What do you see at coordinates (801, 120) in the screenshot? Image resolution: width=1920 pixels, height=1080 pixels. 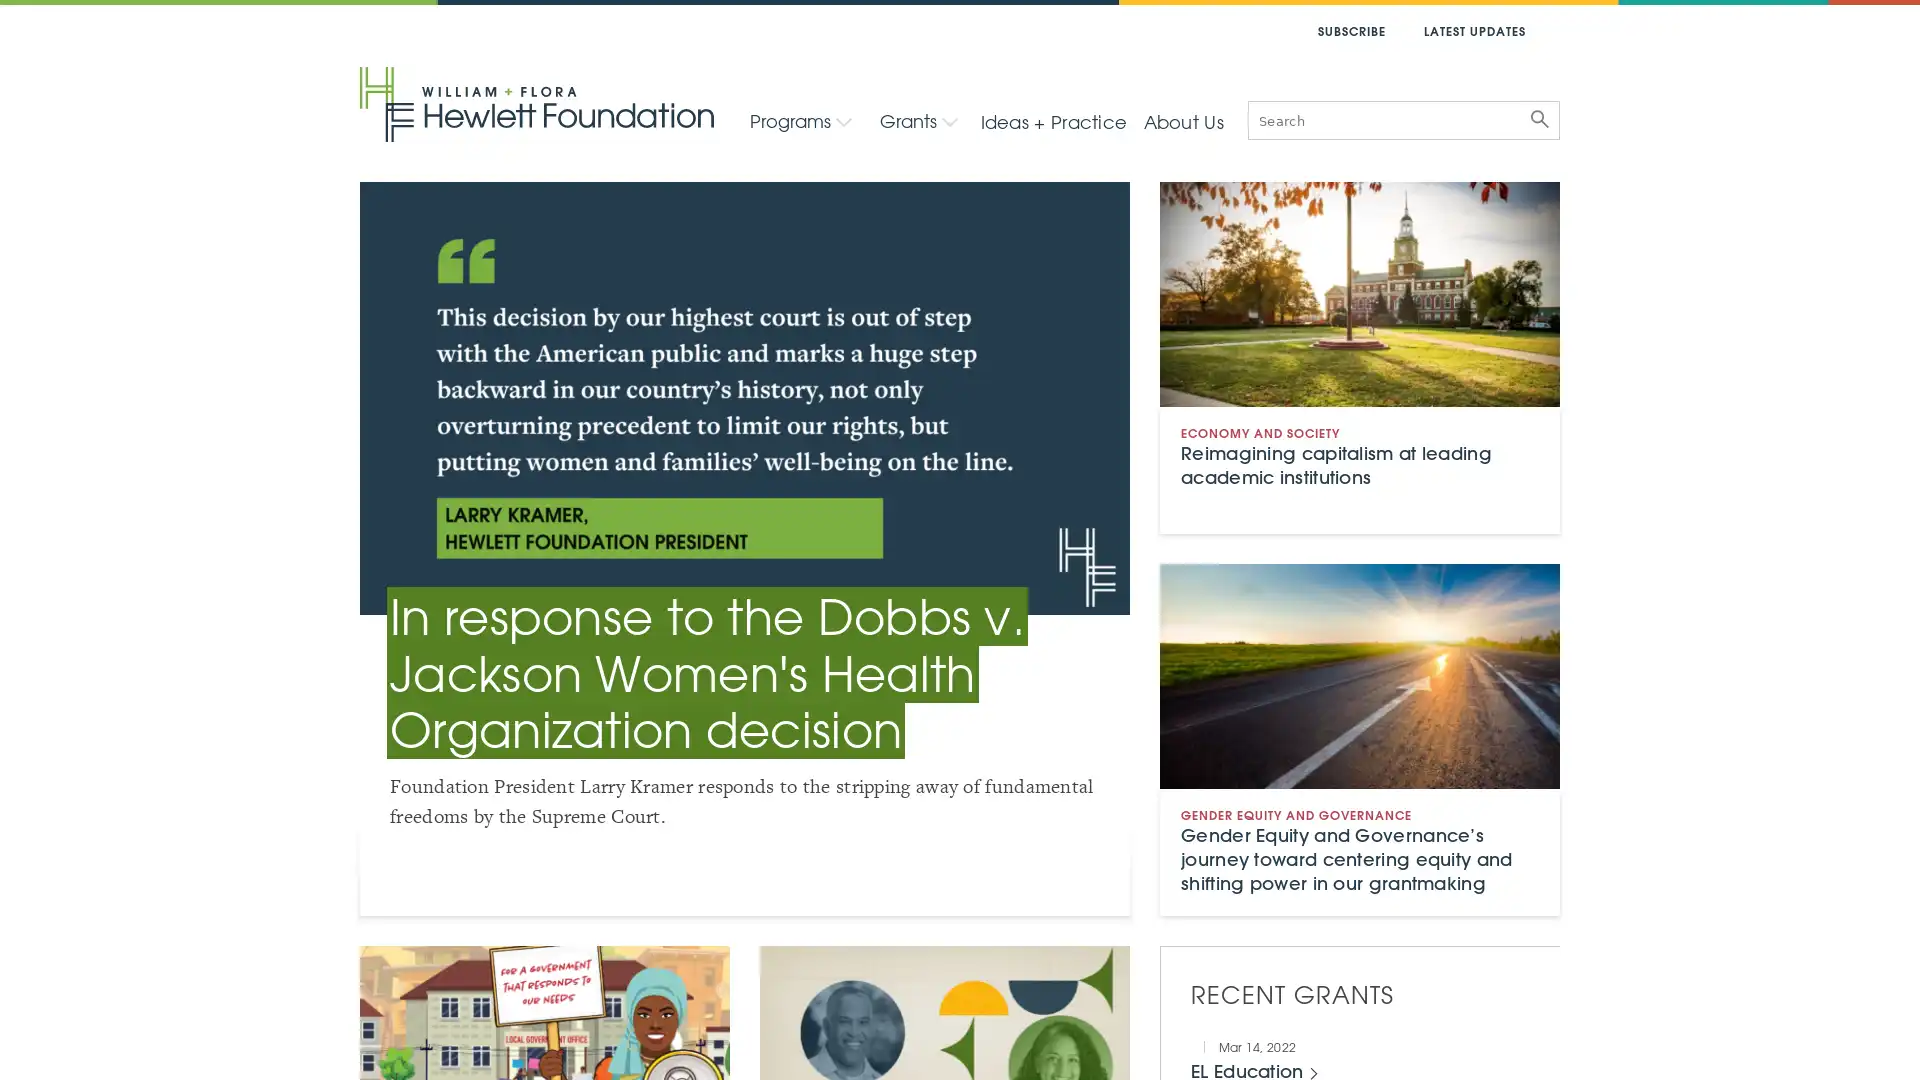 I see `Programs` at bounding box center [801, 120].